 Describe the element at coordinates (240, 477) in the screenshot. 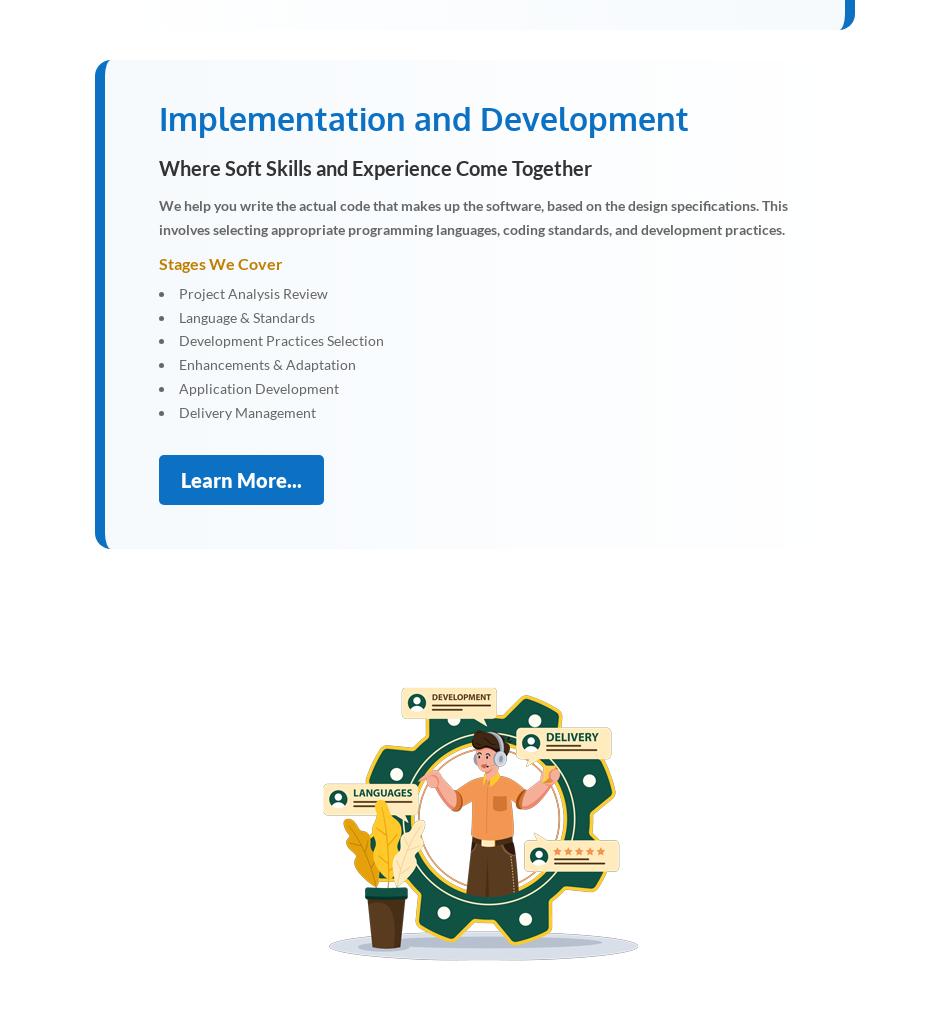

I see `'Learn More...'` at that location.